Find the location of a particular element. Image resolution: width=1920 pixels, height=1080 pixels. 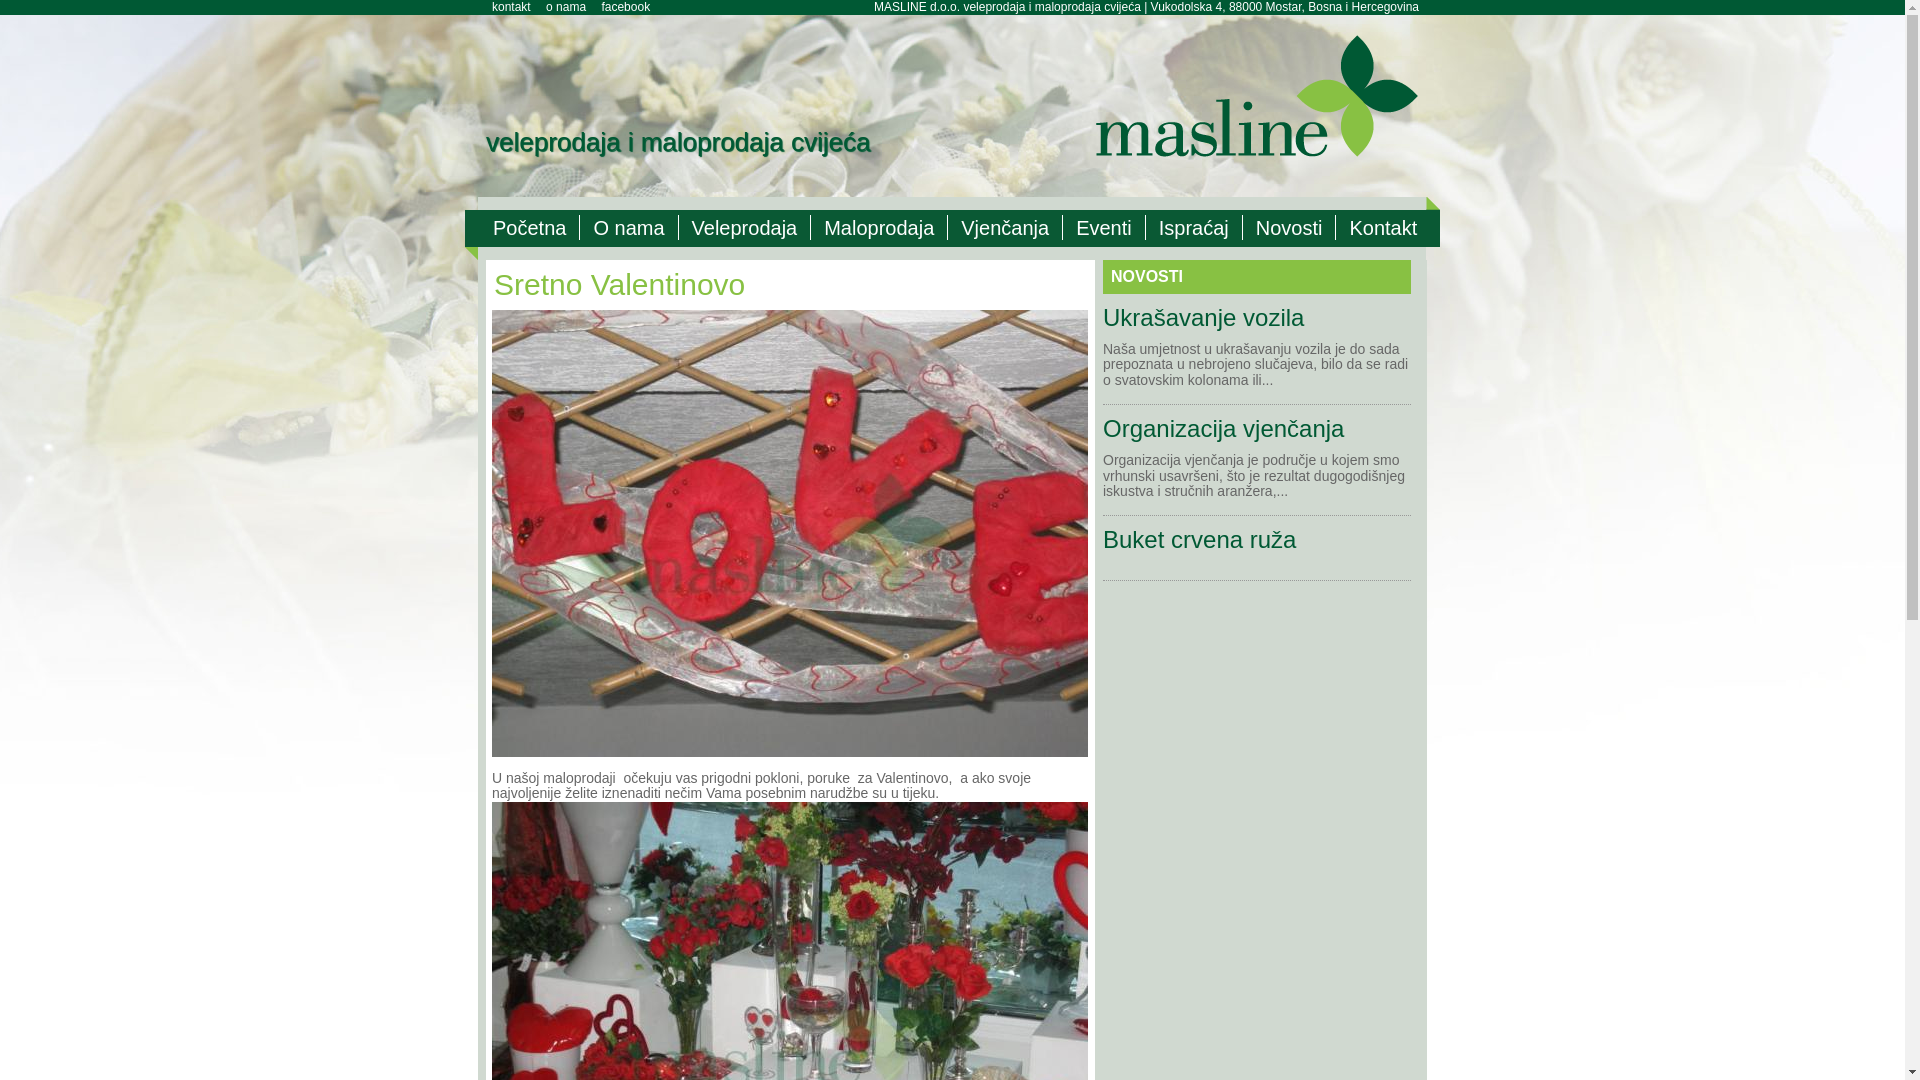

'O nama' is located at coordinates (627, 226).